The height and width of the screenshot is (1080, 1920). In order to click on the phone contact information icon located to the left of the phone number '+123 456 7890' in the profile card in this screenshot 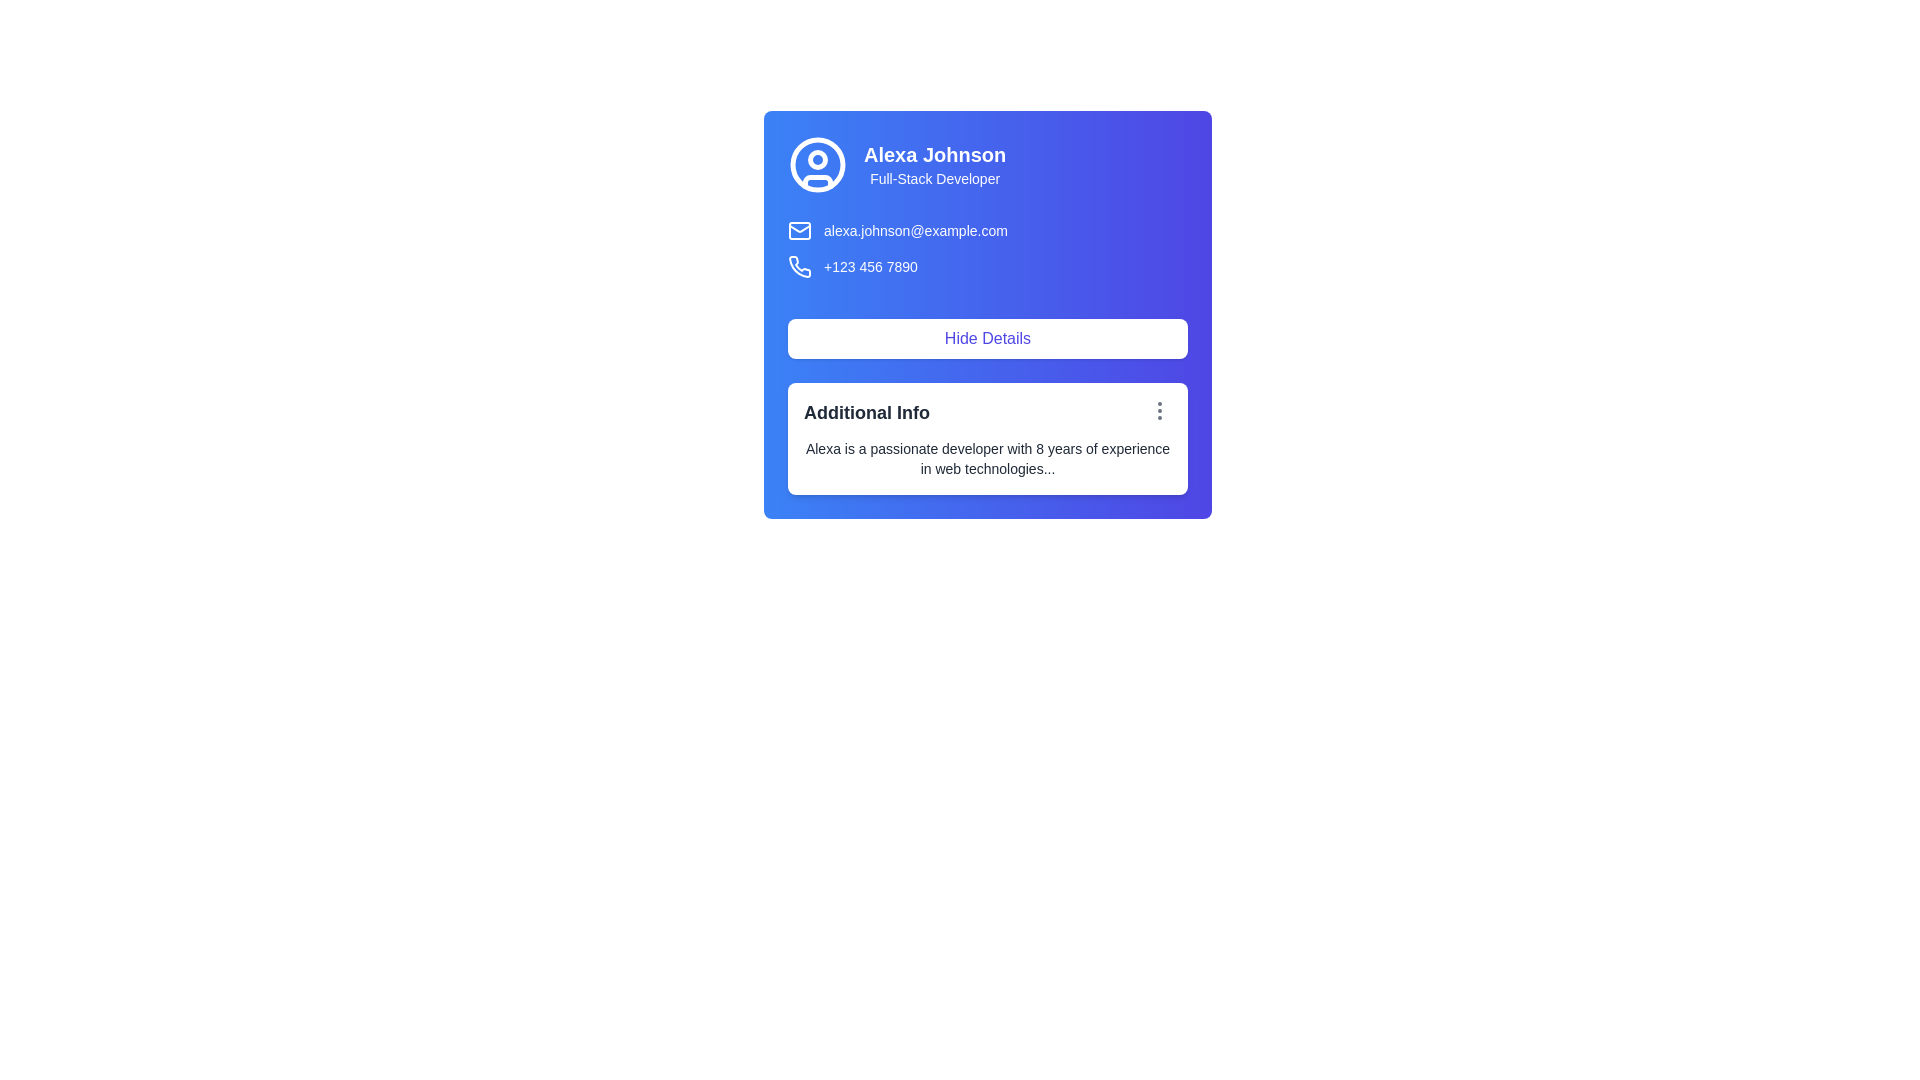, I will do `click(800, 265)`.